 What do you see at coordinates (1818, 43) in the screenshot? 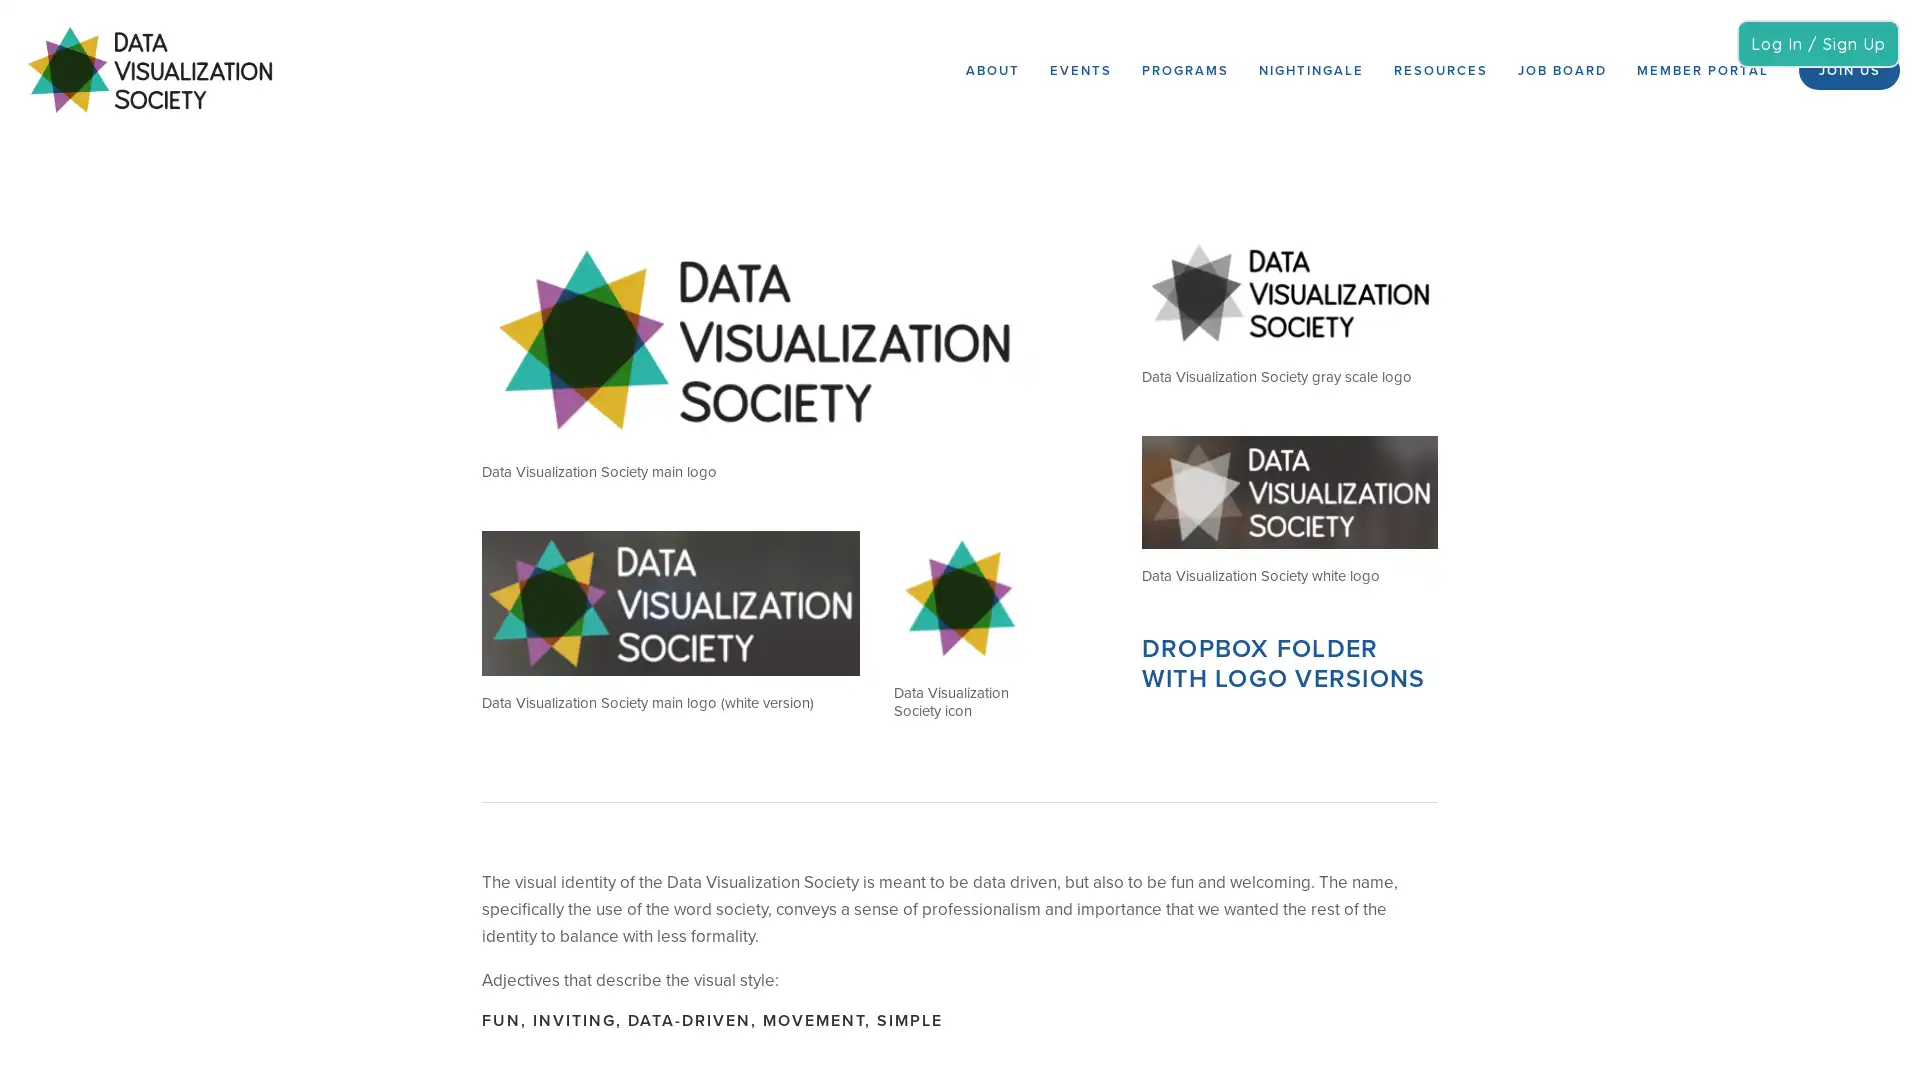
I see `Log In / Sign Up` at bounding box center [1818, 43].